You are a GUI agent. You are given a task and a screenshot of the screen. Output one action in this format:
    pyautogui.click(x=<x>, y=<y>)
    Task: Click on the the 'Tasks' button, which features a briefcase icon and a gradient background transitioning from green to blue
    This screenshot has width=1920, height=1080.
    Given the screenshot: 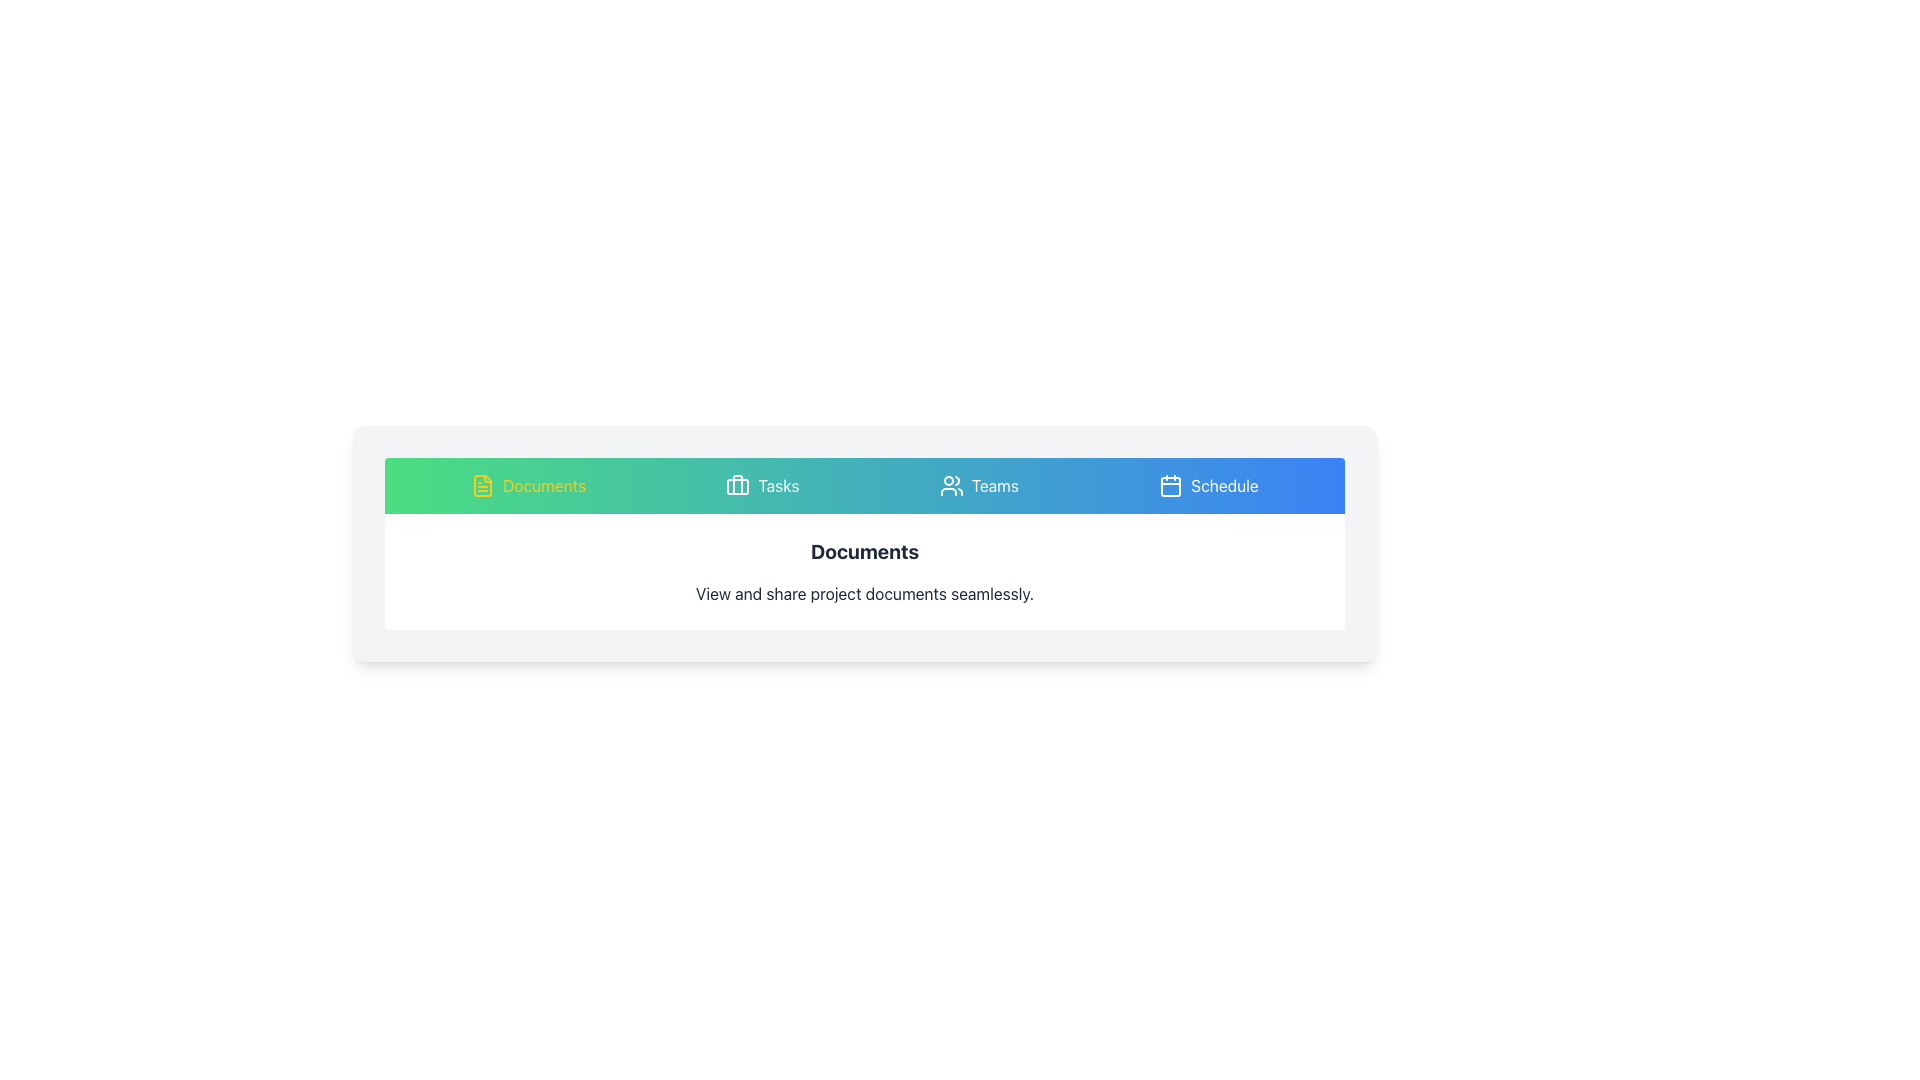 What is the action you would take?
    pyautogui.click(x=761, y=486)
    